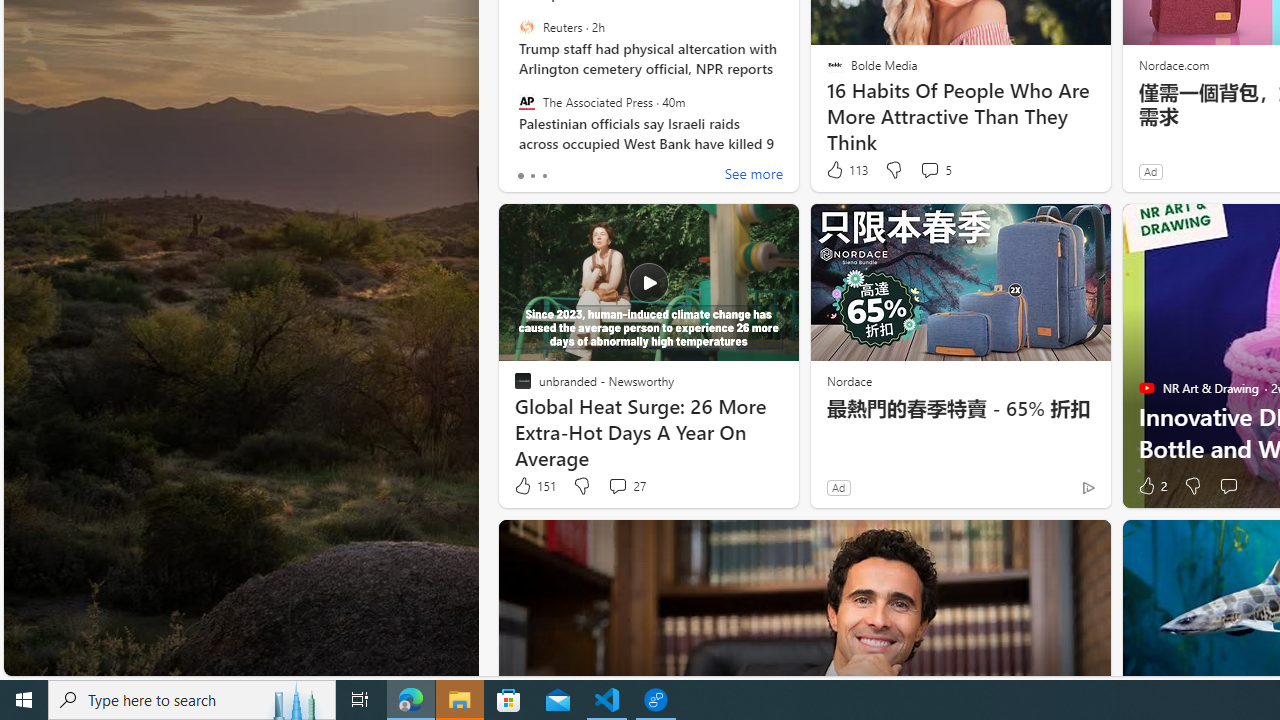 The width and height of the screenshot is (1280, 720). I want to click on 'View comments 27 Comment', so click(616, 486).